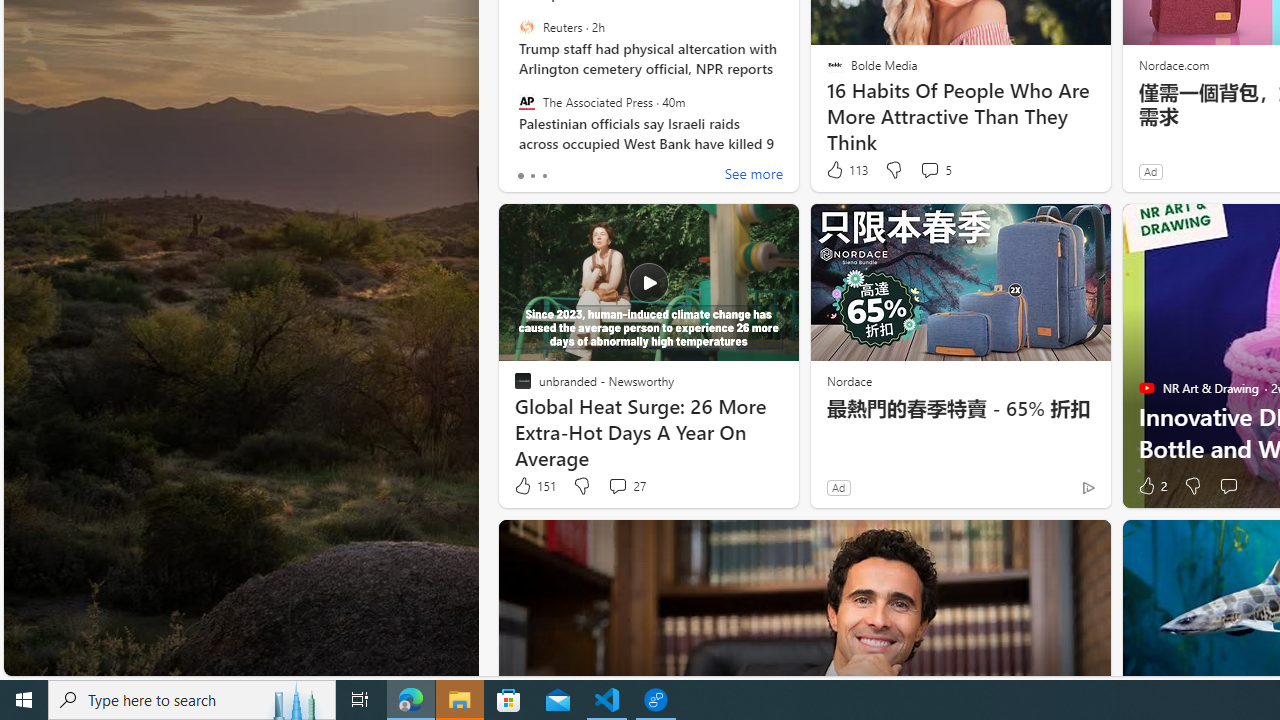 The width and height of the screenshot is (1280, 720). I want to click on 'View comments 27 Comment', so click(616, 486).